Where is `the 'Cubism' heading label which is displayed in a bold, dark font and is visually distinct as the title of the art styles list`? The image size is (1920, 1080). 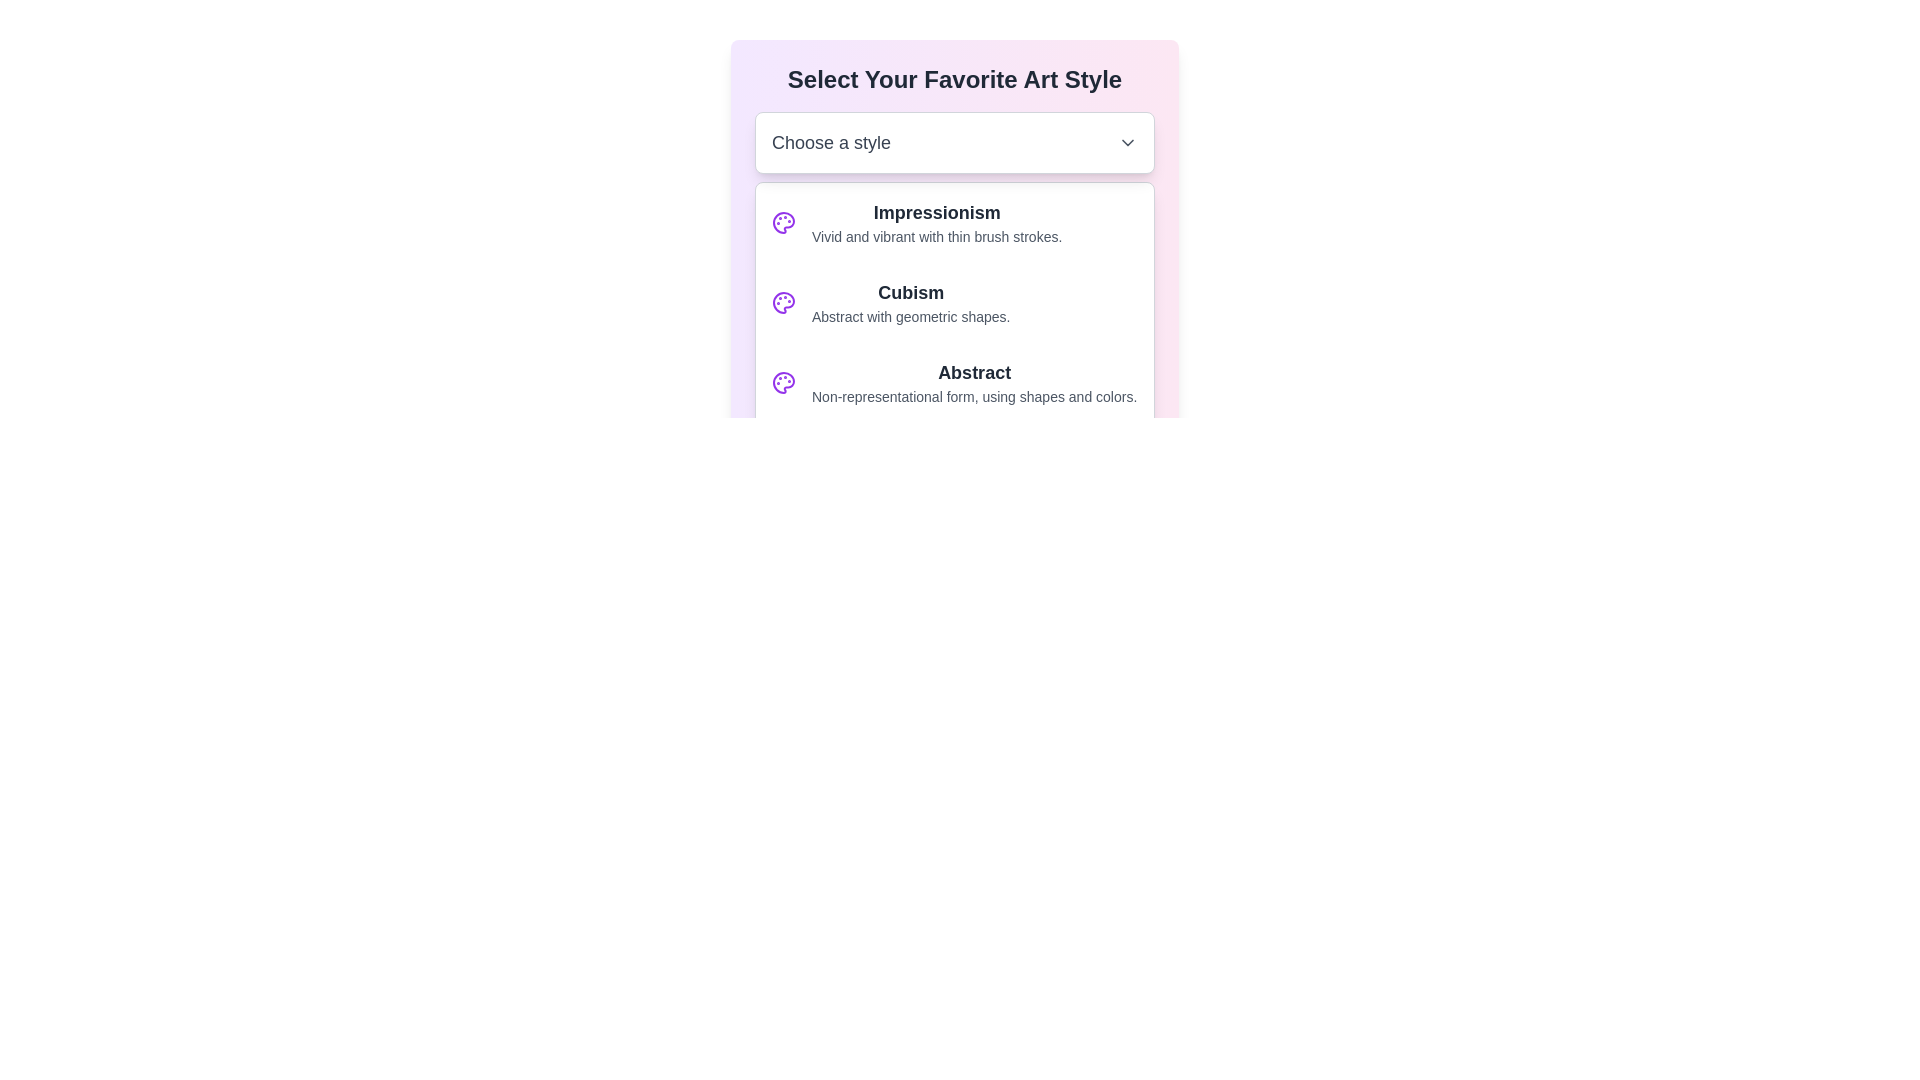
the 'Cubism' heading label which is displayed in a bold, dark font and is visually distinct as the title of the art styles list is located at coordinates (910, 293).